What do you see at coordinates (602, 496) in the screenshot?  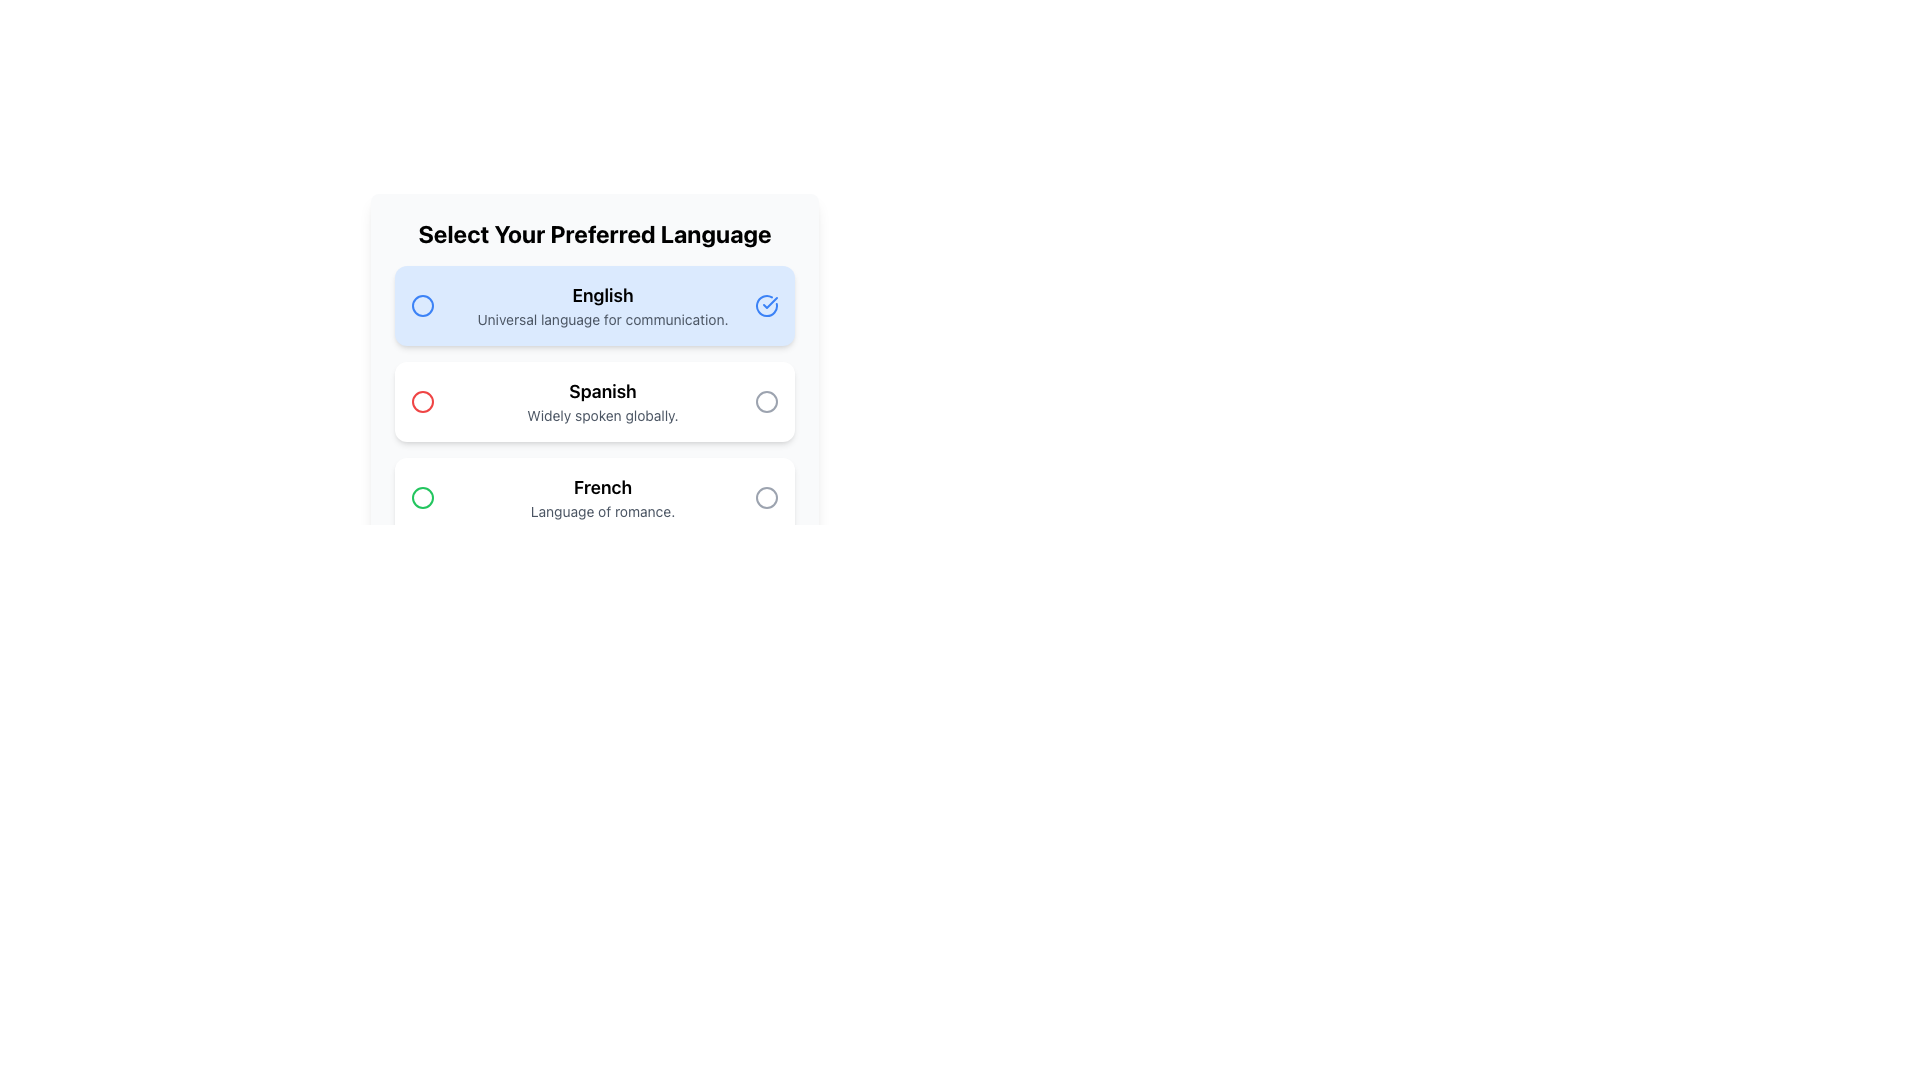 I see `the text block labeled 'French' which contains the header 'French' and subtext 'Language of romance', positioned within the third option of the vertical list of language preferences` at bounding box center [602, 496].